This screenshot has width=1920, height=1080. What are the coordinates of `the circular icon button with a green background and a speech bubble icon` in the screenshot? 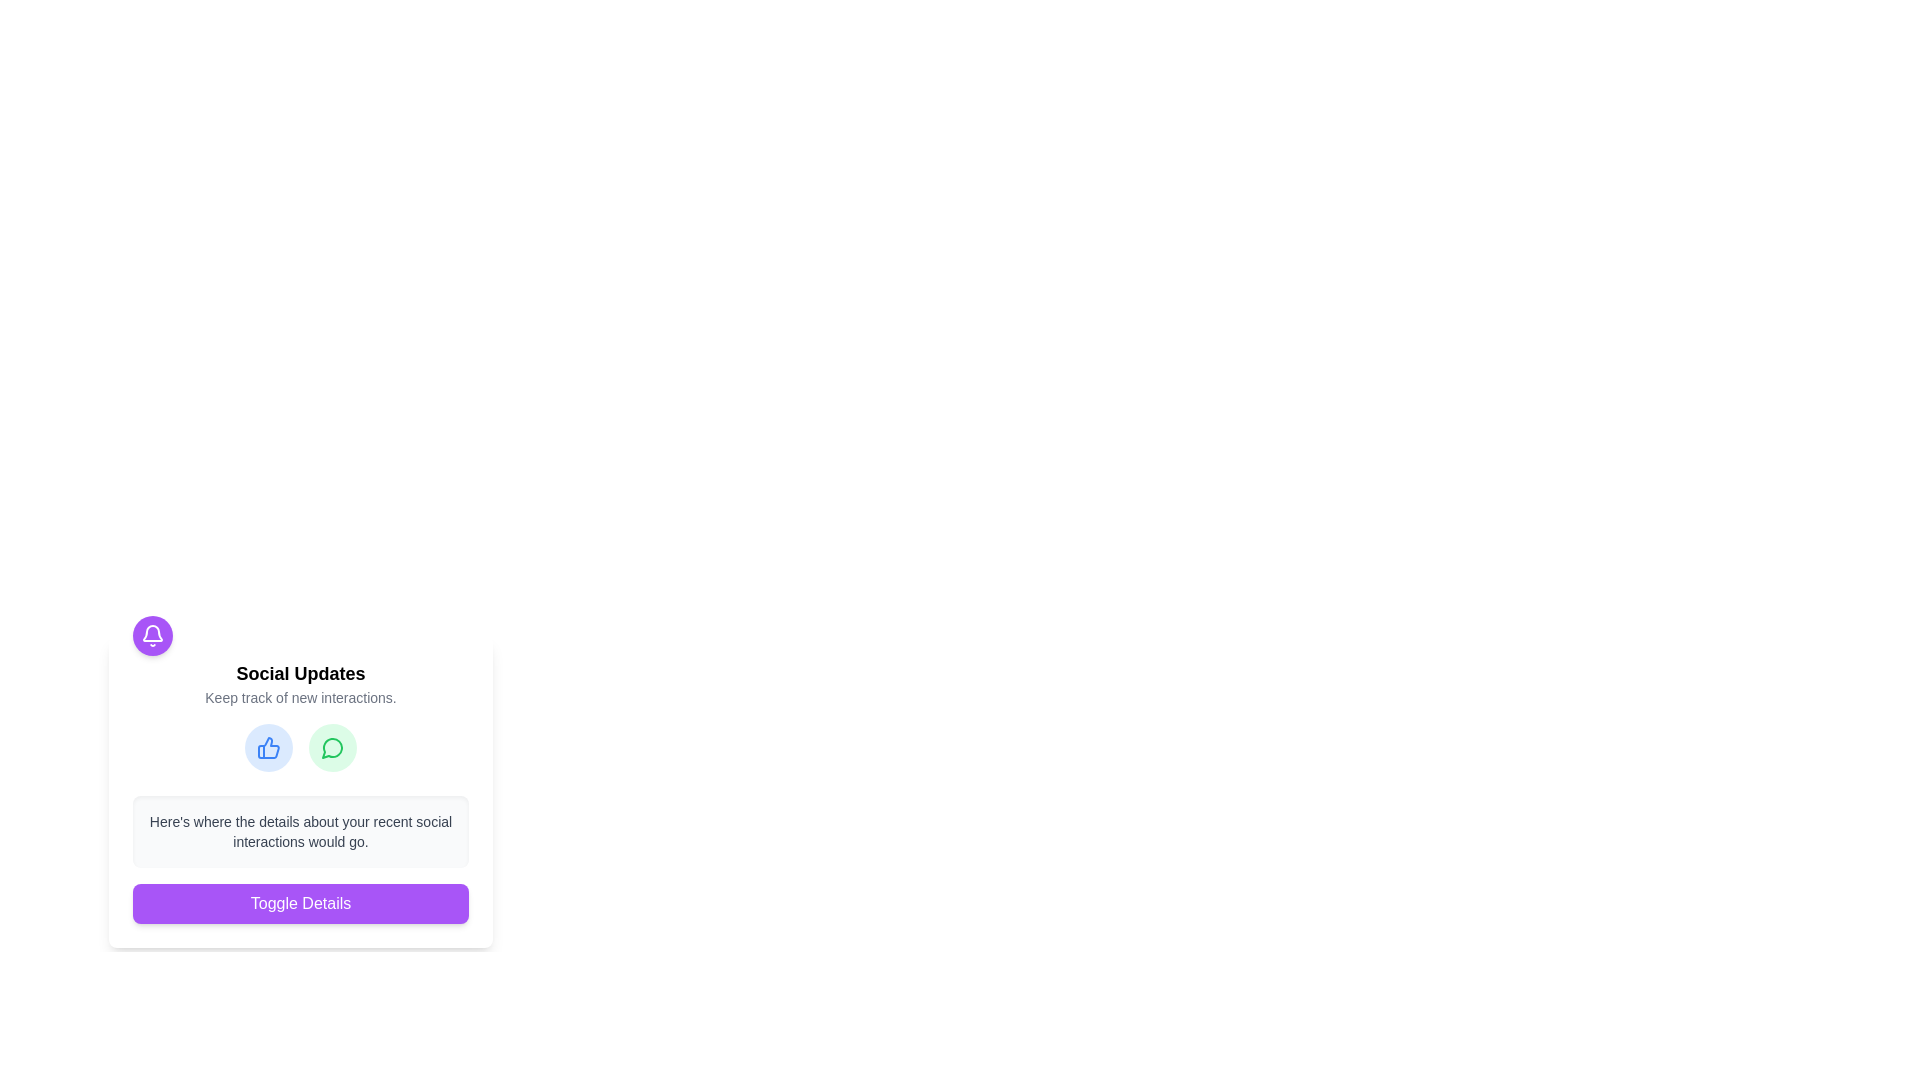 It's located at (332, 748).